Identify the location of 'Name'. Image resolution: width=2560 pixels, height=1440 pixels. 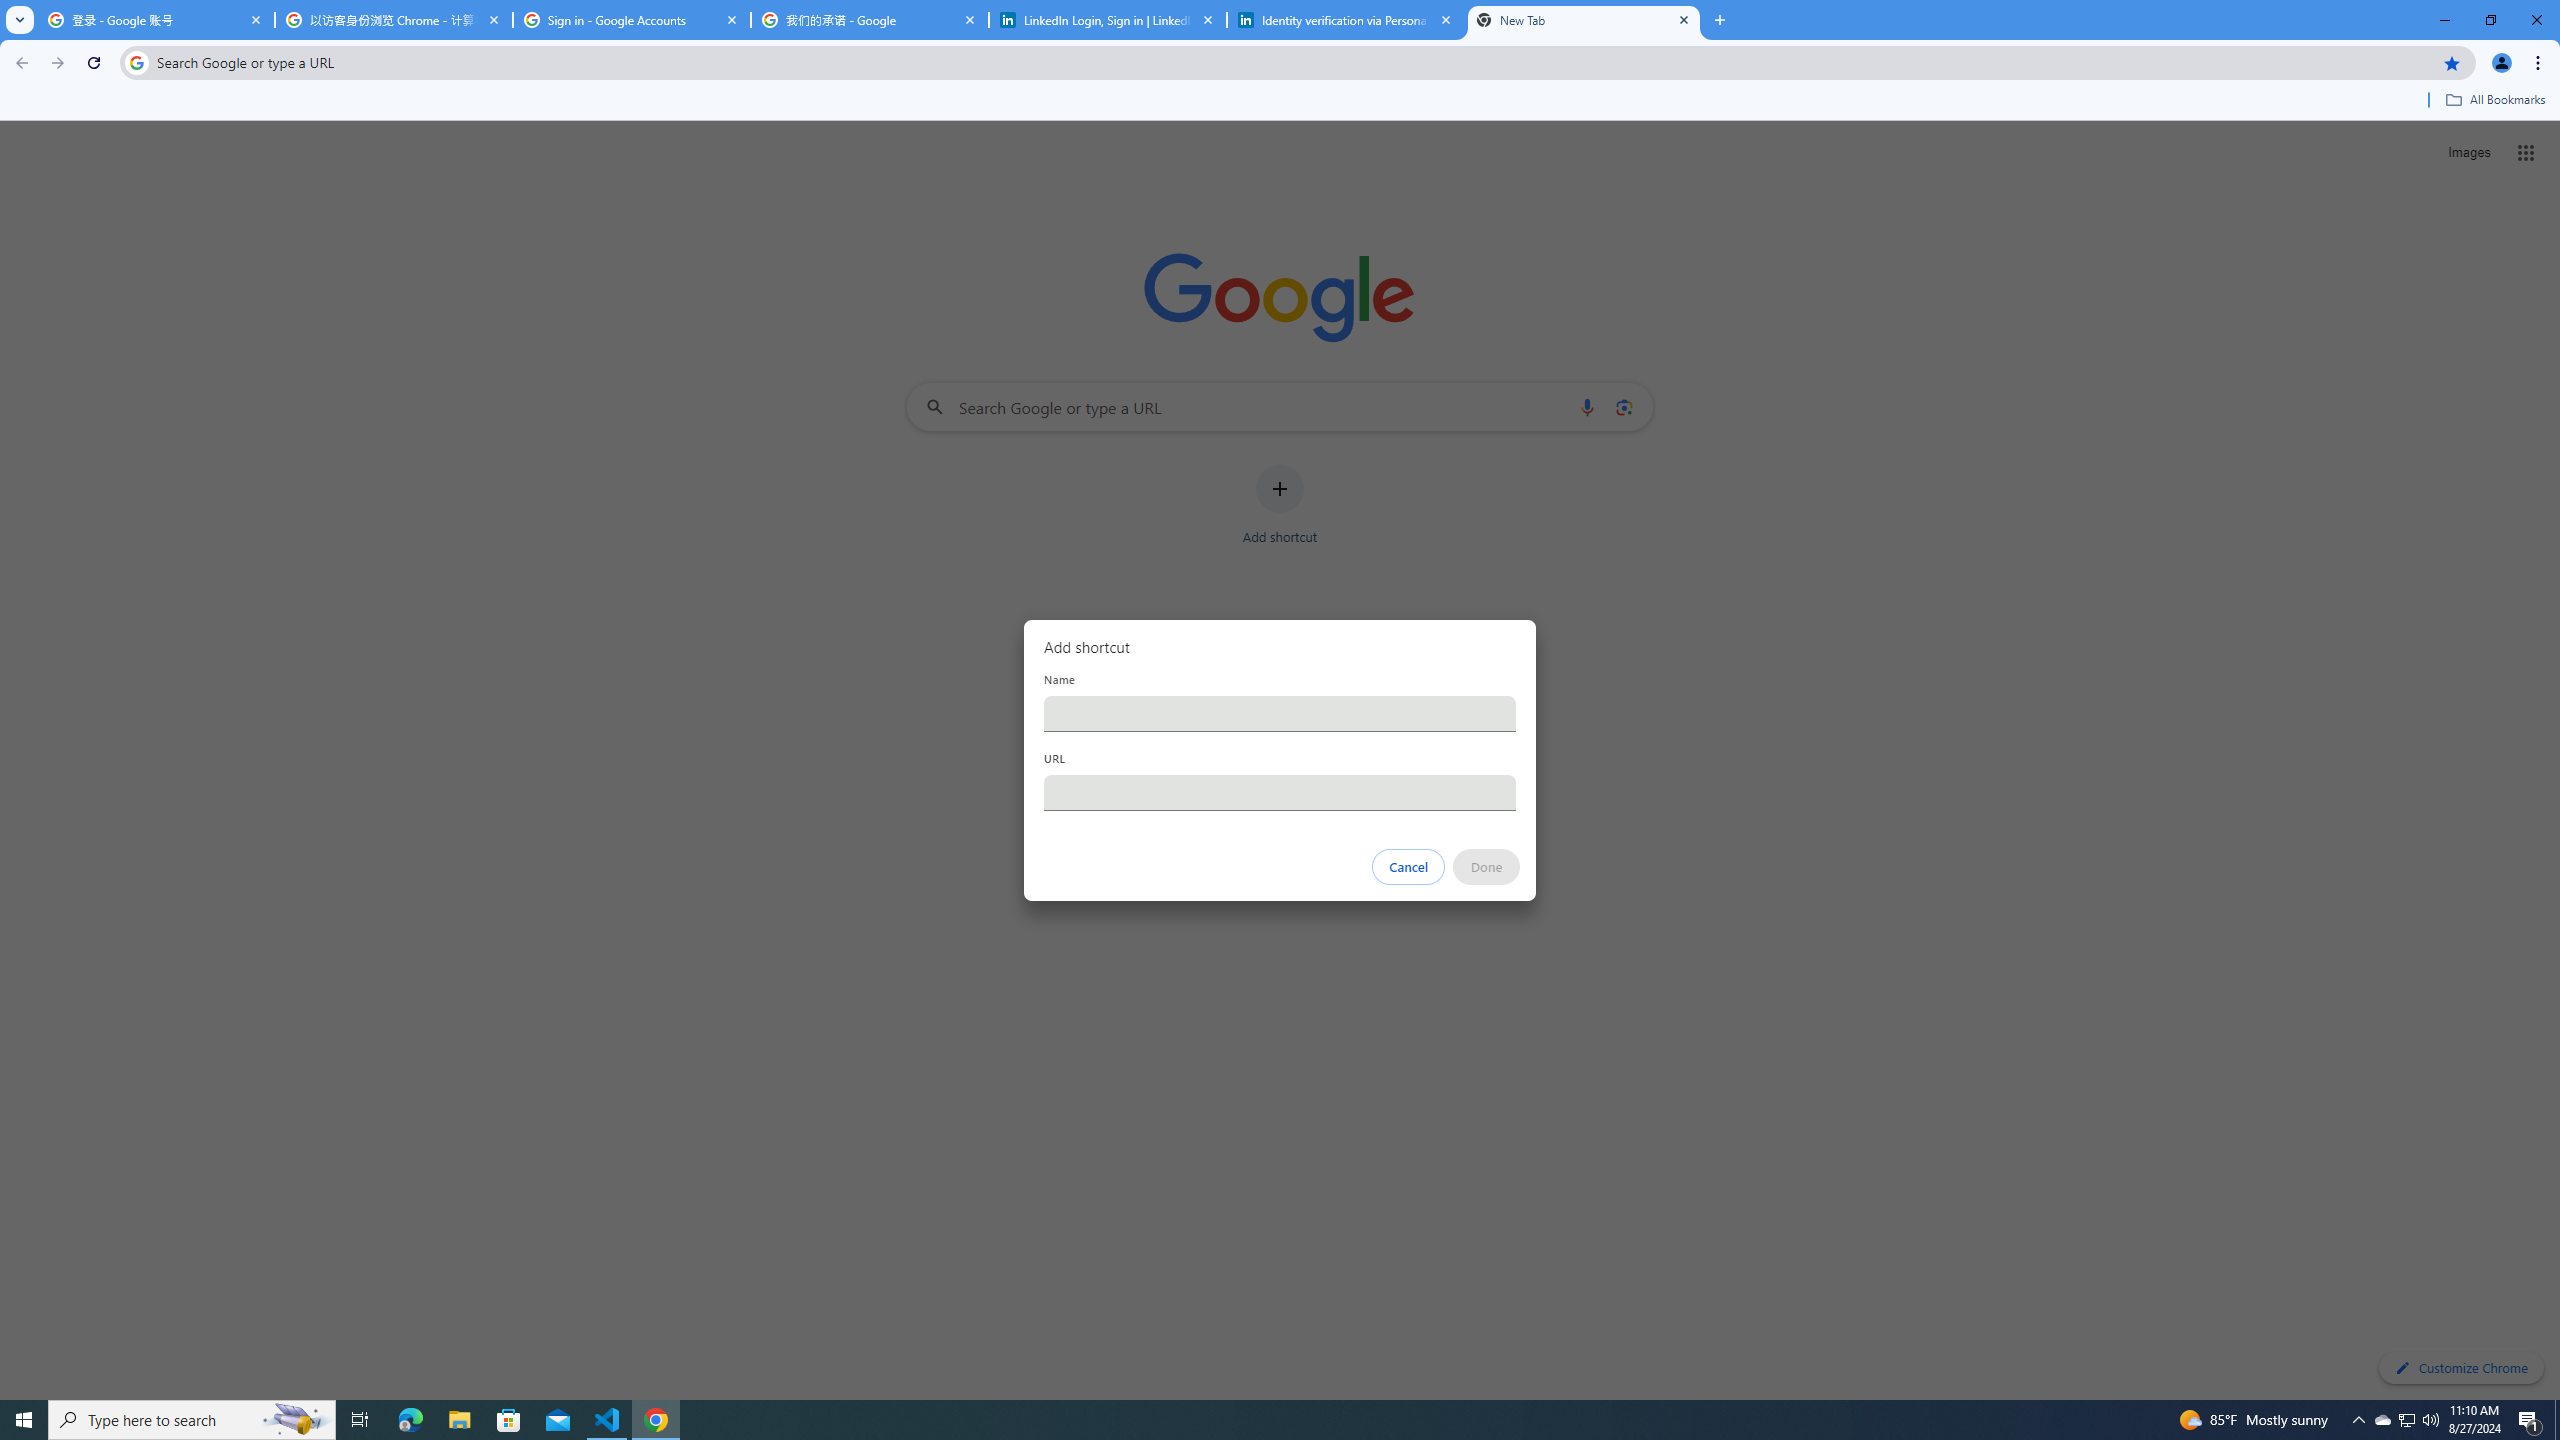
(1280, 712).